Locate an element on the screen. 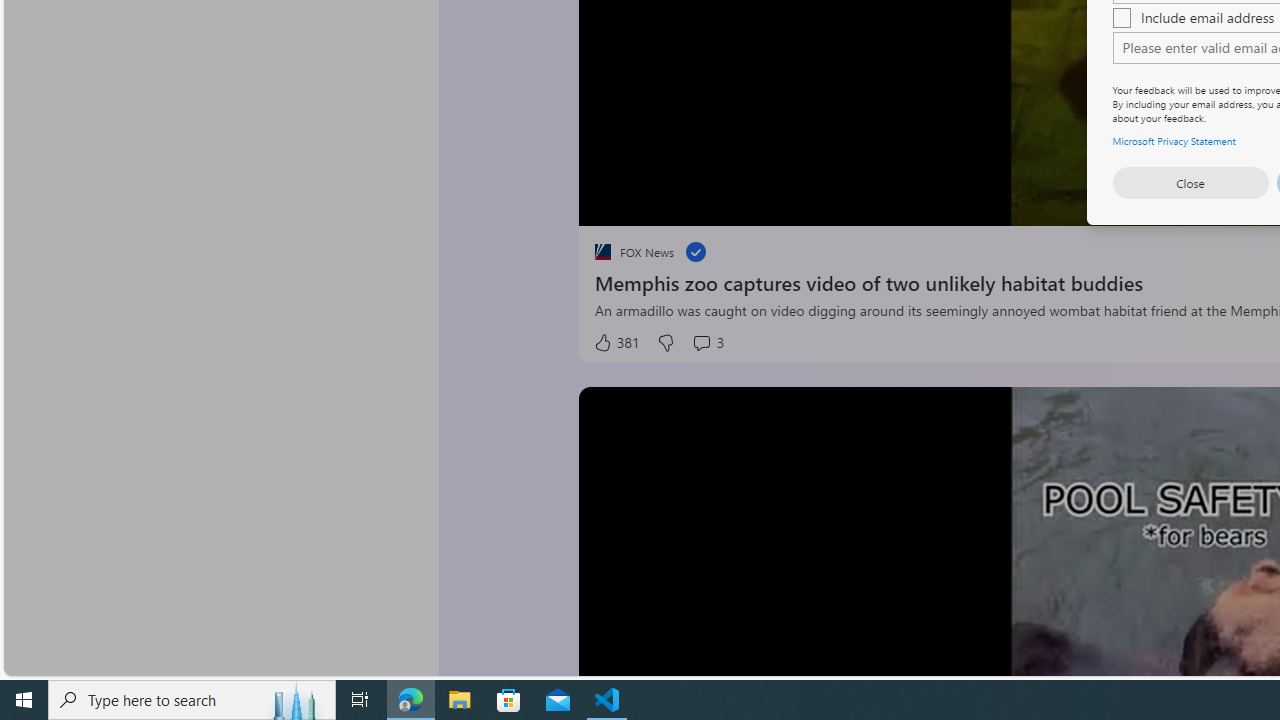 This screenshot has width=1280, height=720. '381 Like' is located at coordinates (614, 342).